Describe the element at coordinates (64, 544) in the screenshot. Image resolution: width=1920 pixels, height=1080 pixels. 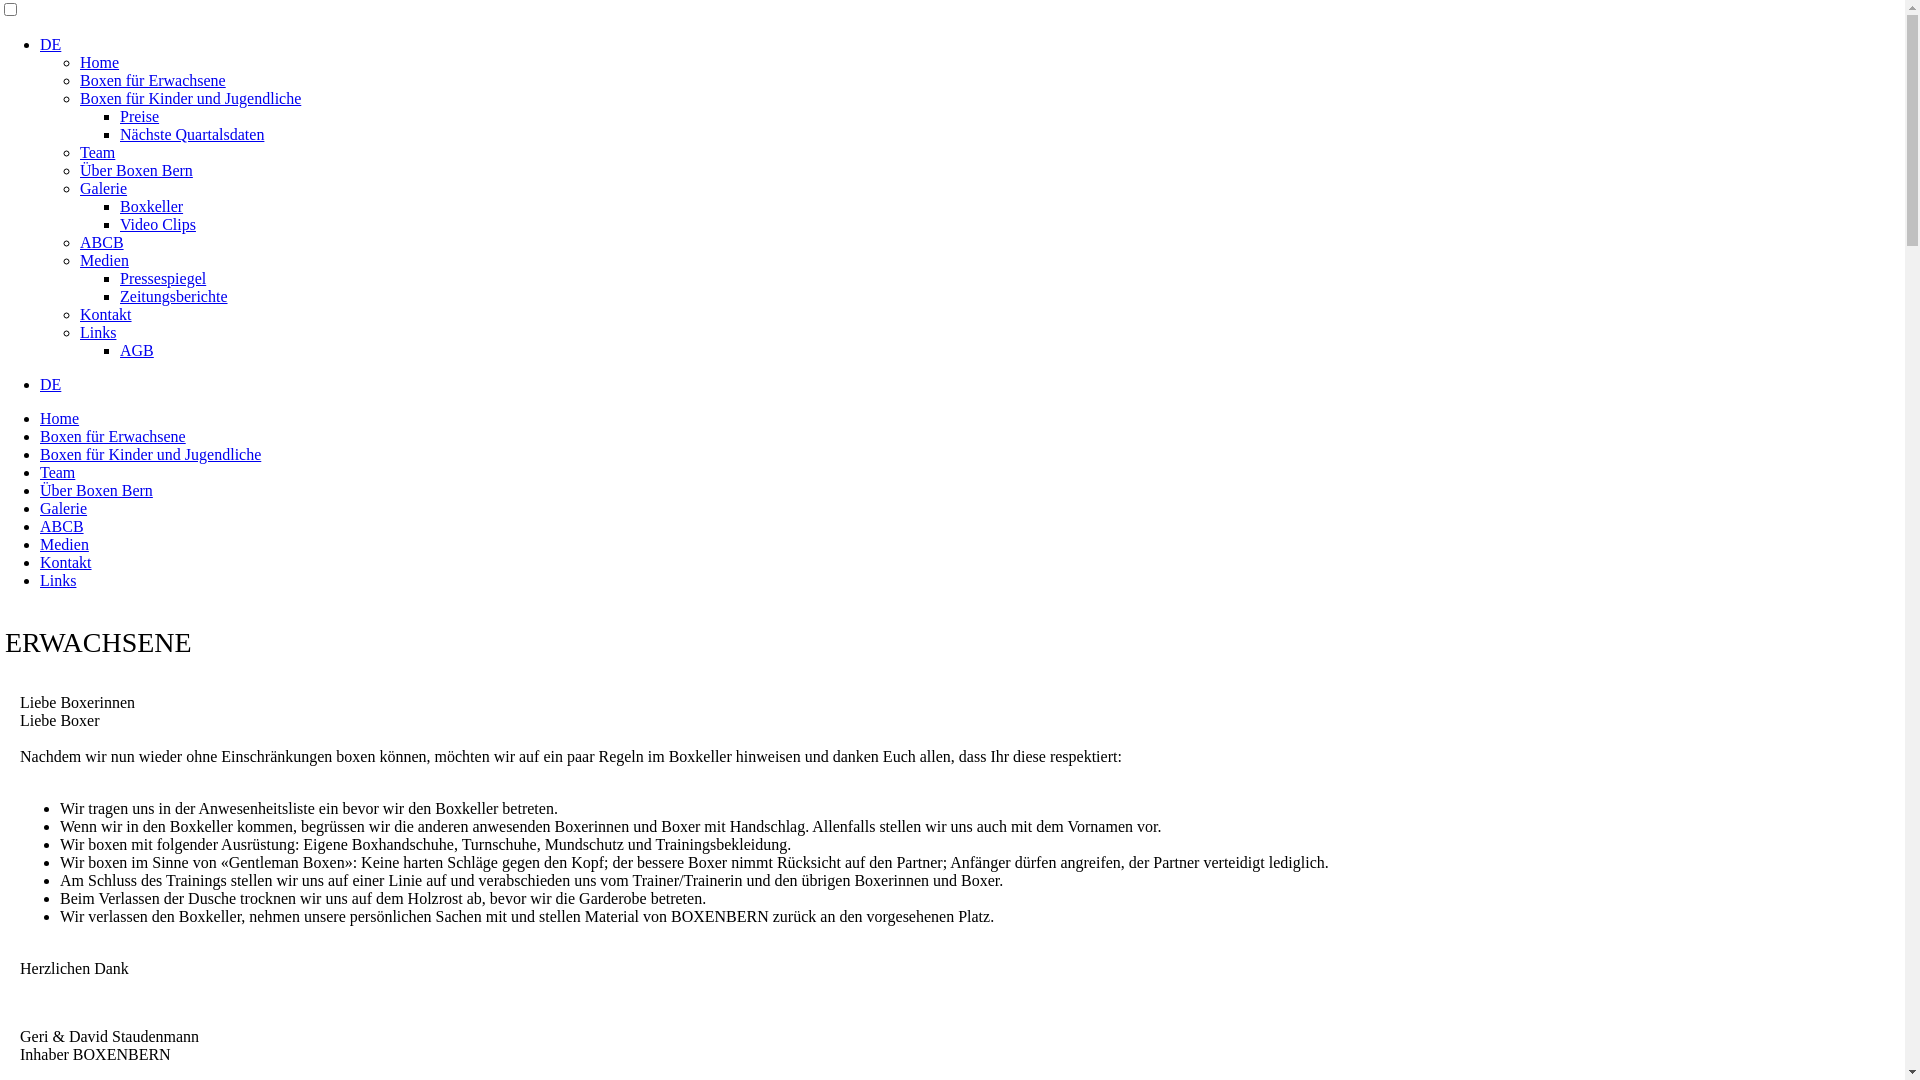
I see `'Medien'` at that location.